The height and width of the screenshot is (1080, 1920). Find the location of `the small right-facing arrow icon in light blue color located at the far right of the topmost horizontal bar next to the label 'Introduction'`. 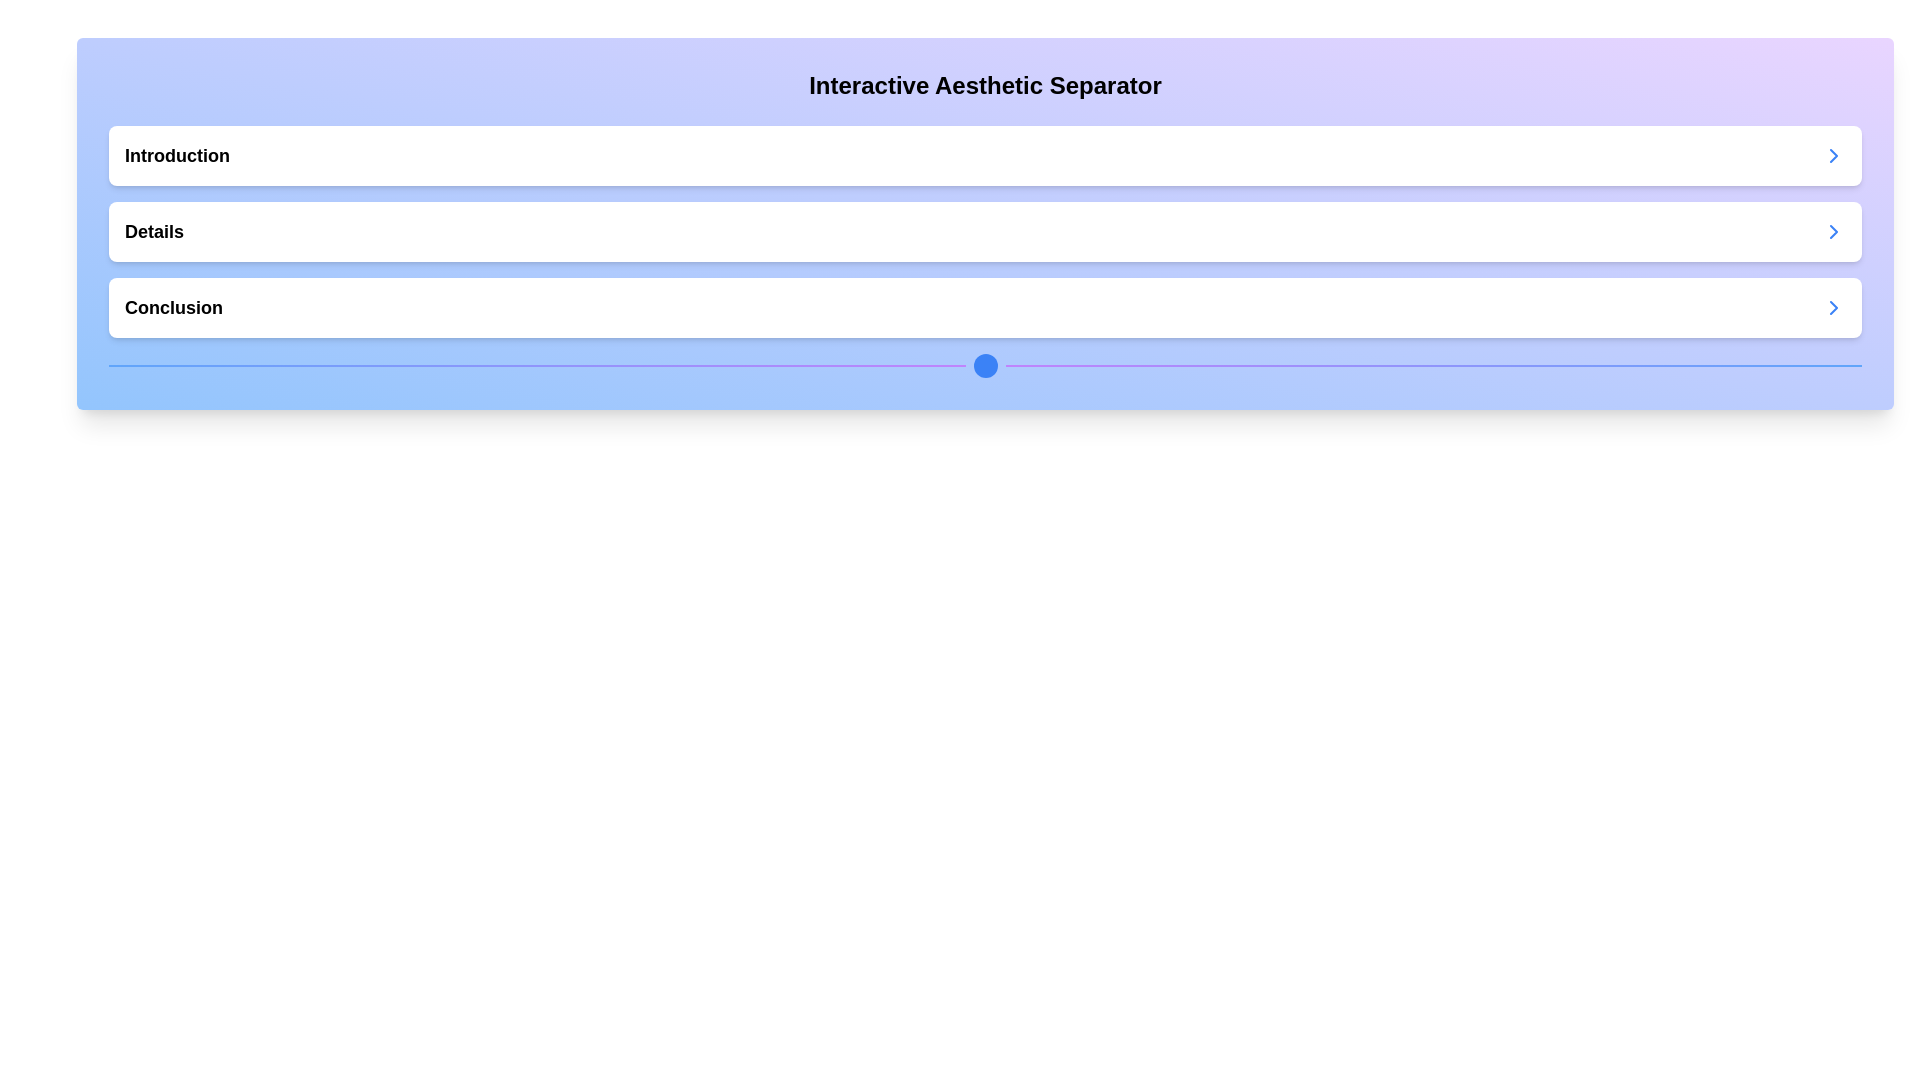

the small right-facing arrow icon in light blue color located at the far right of the topmost horizontal bar next to the label 'Introduction' is located at coordinates (1833, 154).